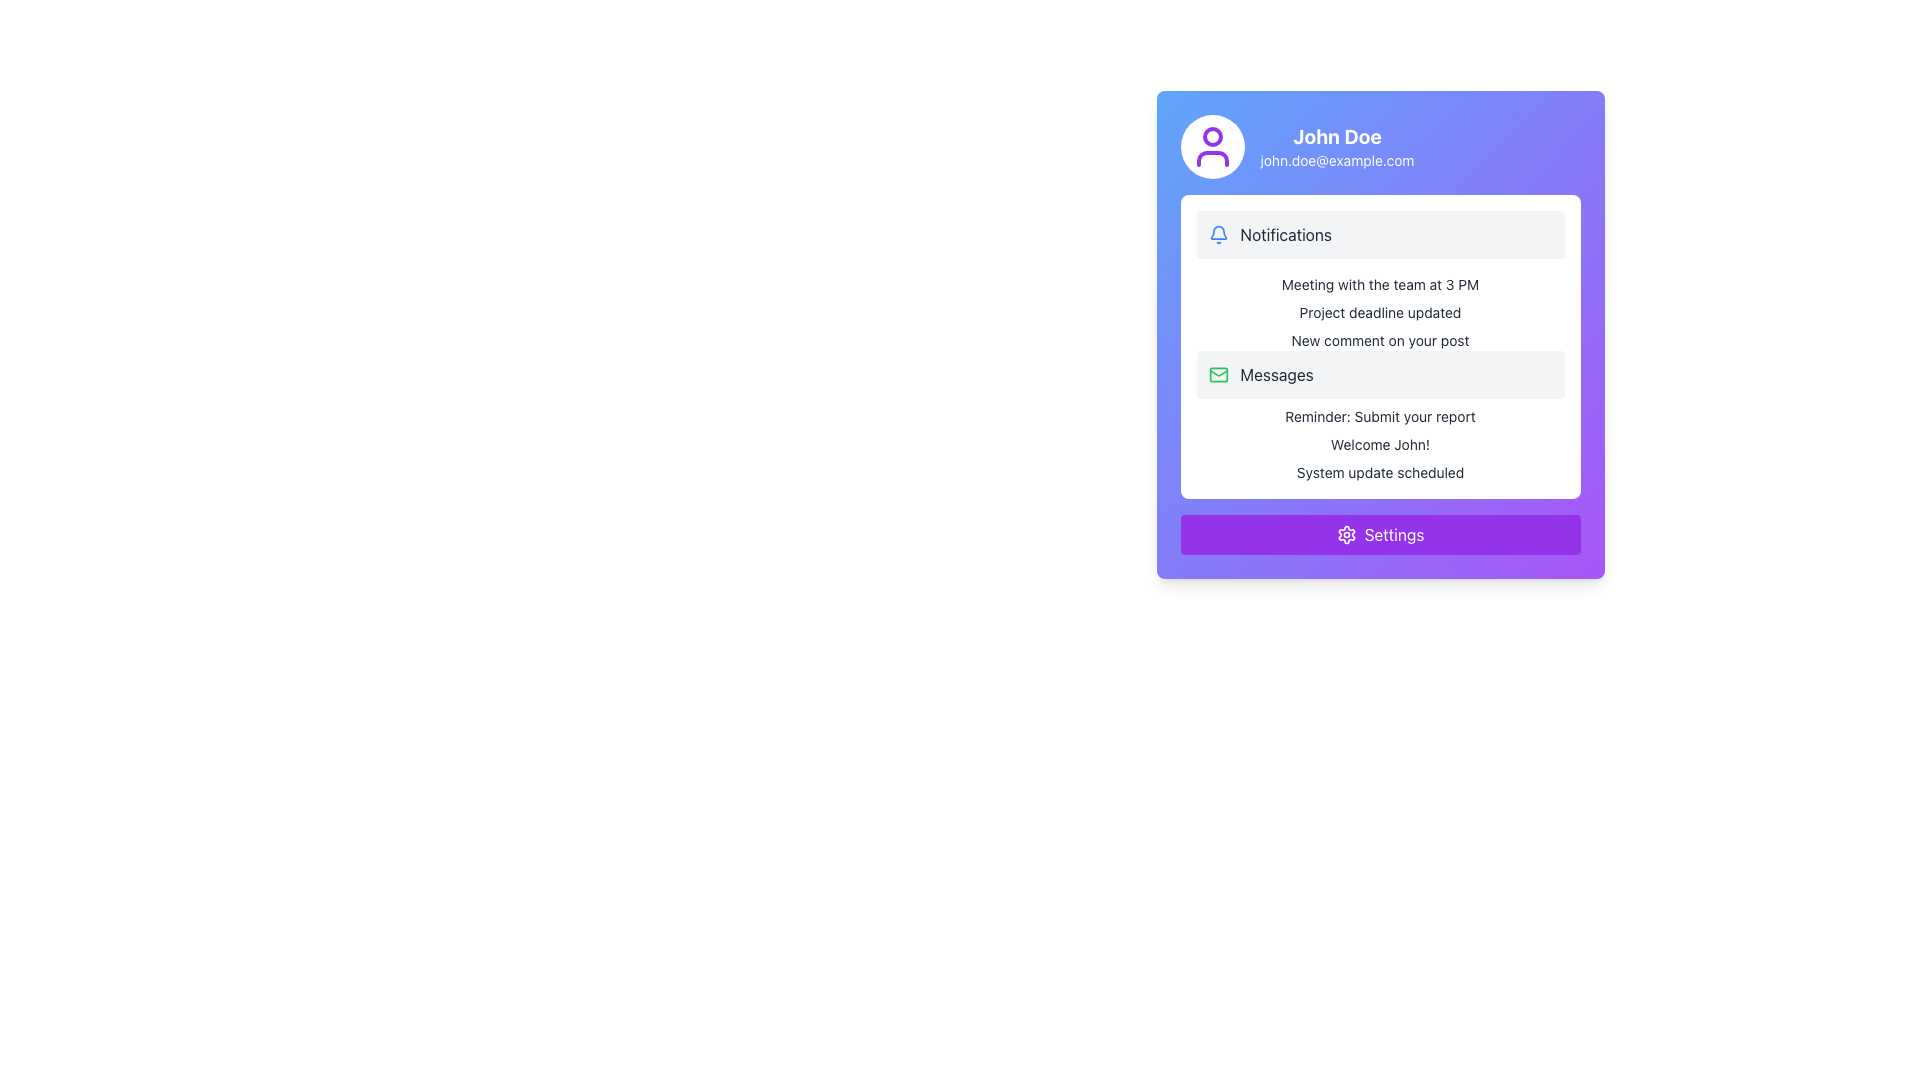  I want to click on the notification label that describes the function of the adjacent bell icon, located at the top part of the interface, so click(1286, 234).